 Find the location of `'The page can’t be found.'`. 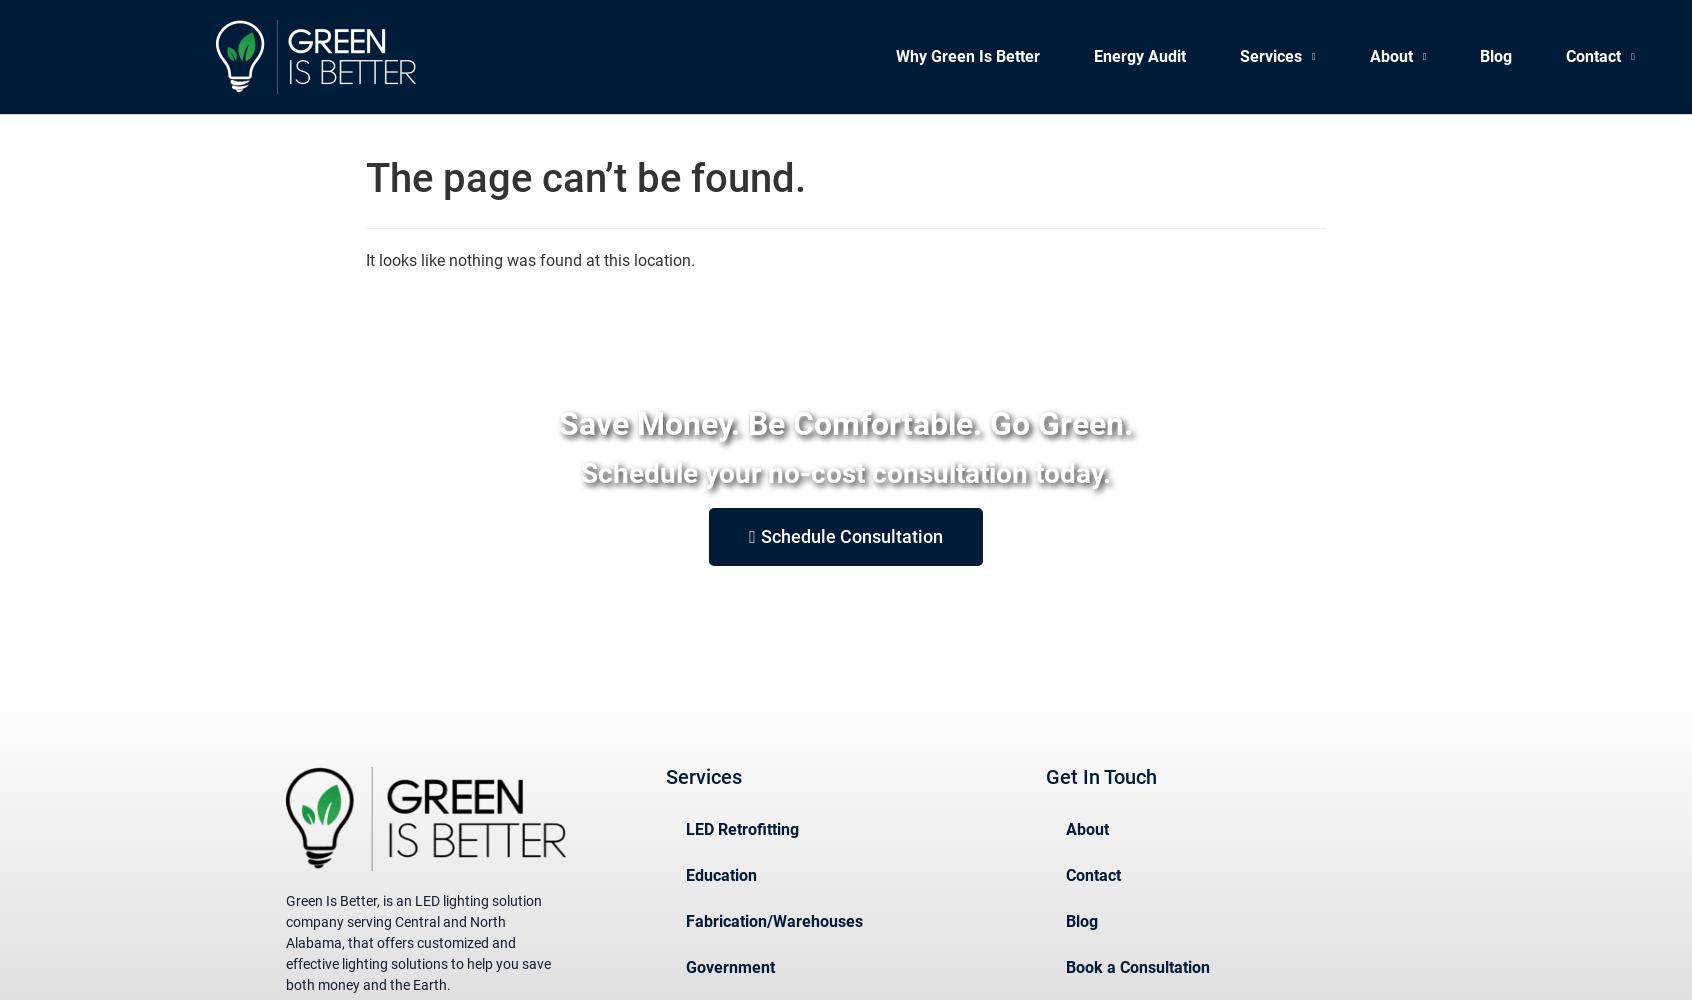

'The page can’t be found.' is located at coordinates (365, 178).